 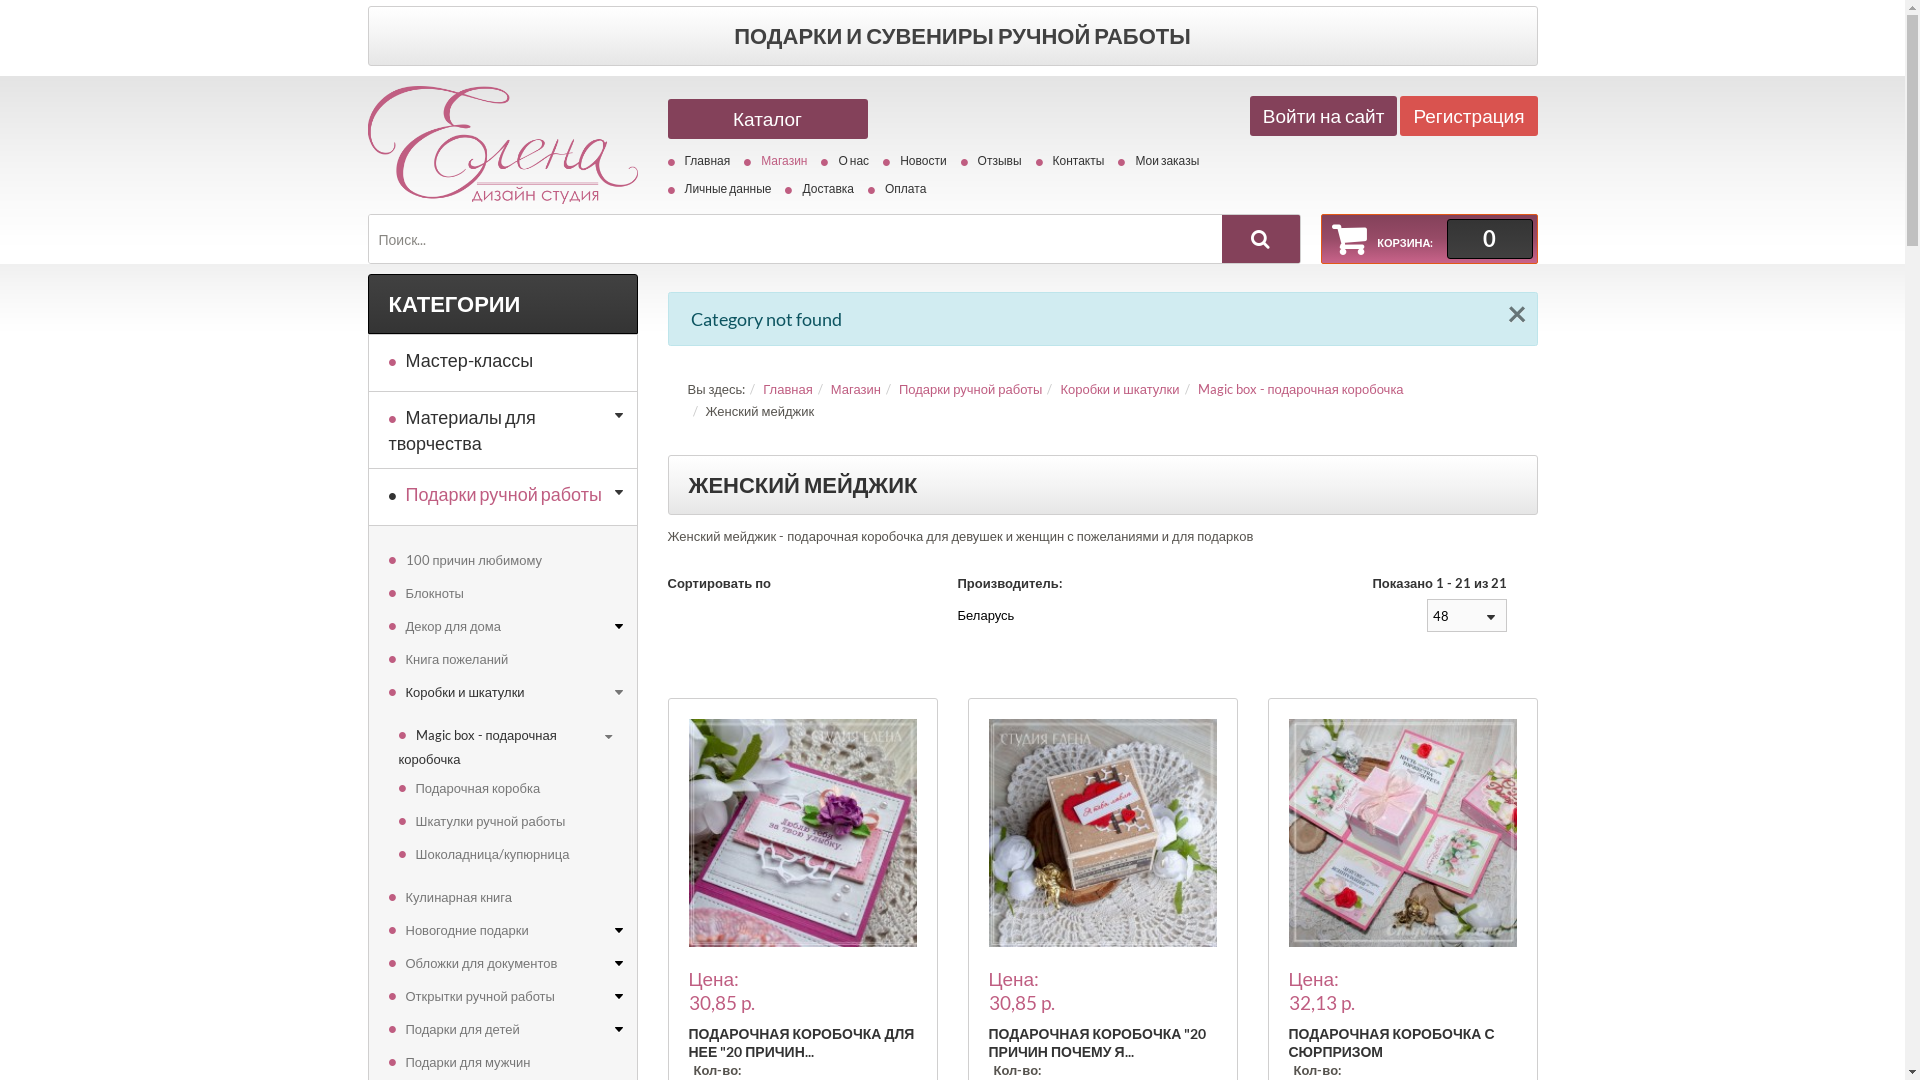 I want to click on '0', so click(x=1488, y=238).